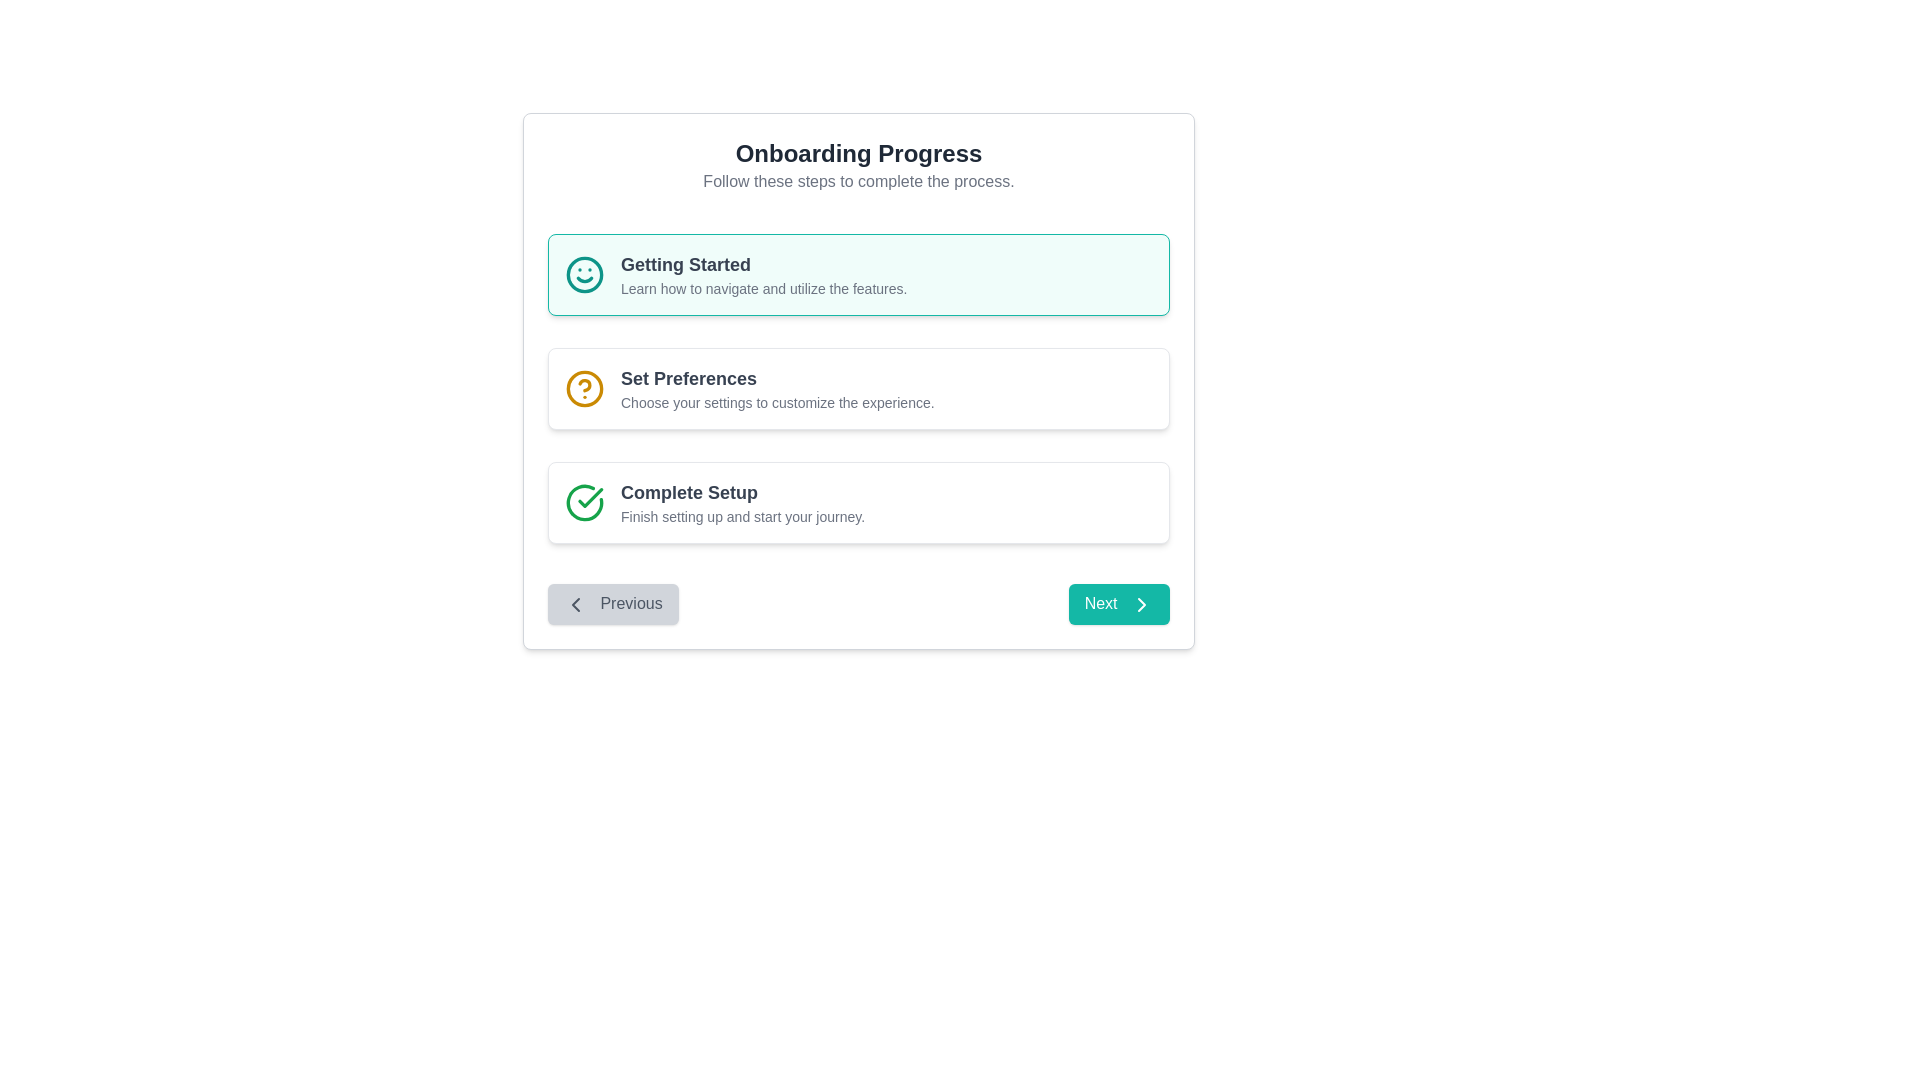 The height and width of the screenshot is (1080, 1920). What do you see at coordinates (859, 164) in the screenshot?
I see `the title and subtitle text block at the top of the onboarding process interface, which provides instructions and information about the steps to follow` at bounding box center [859, 164].